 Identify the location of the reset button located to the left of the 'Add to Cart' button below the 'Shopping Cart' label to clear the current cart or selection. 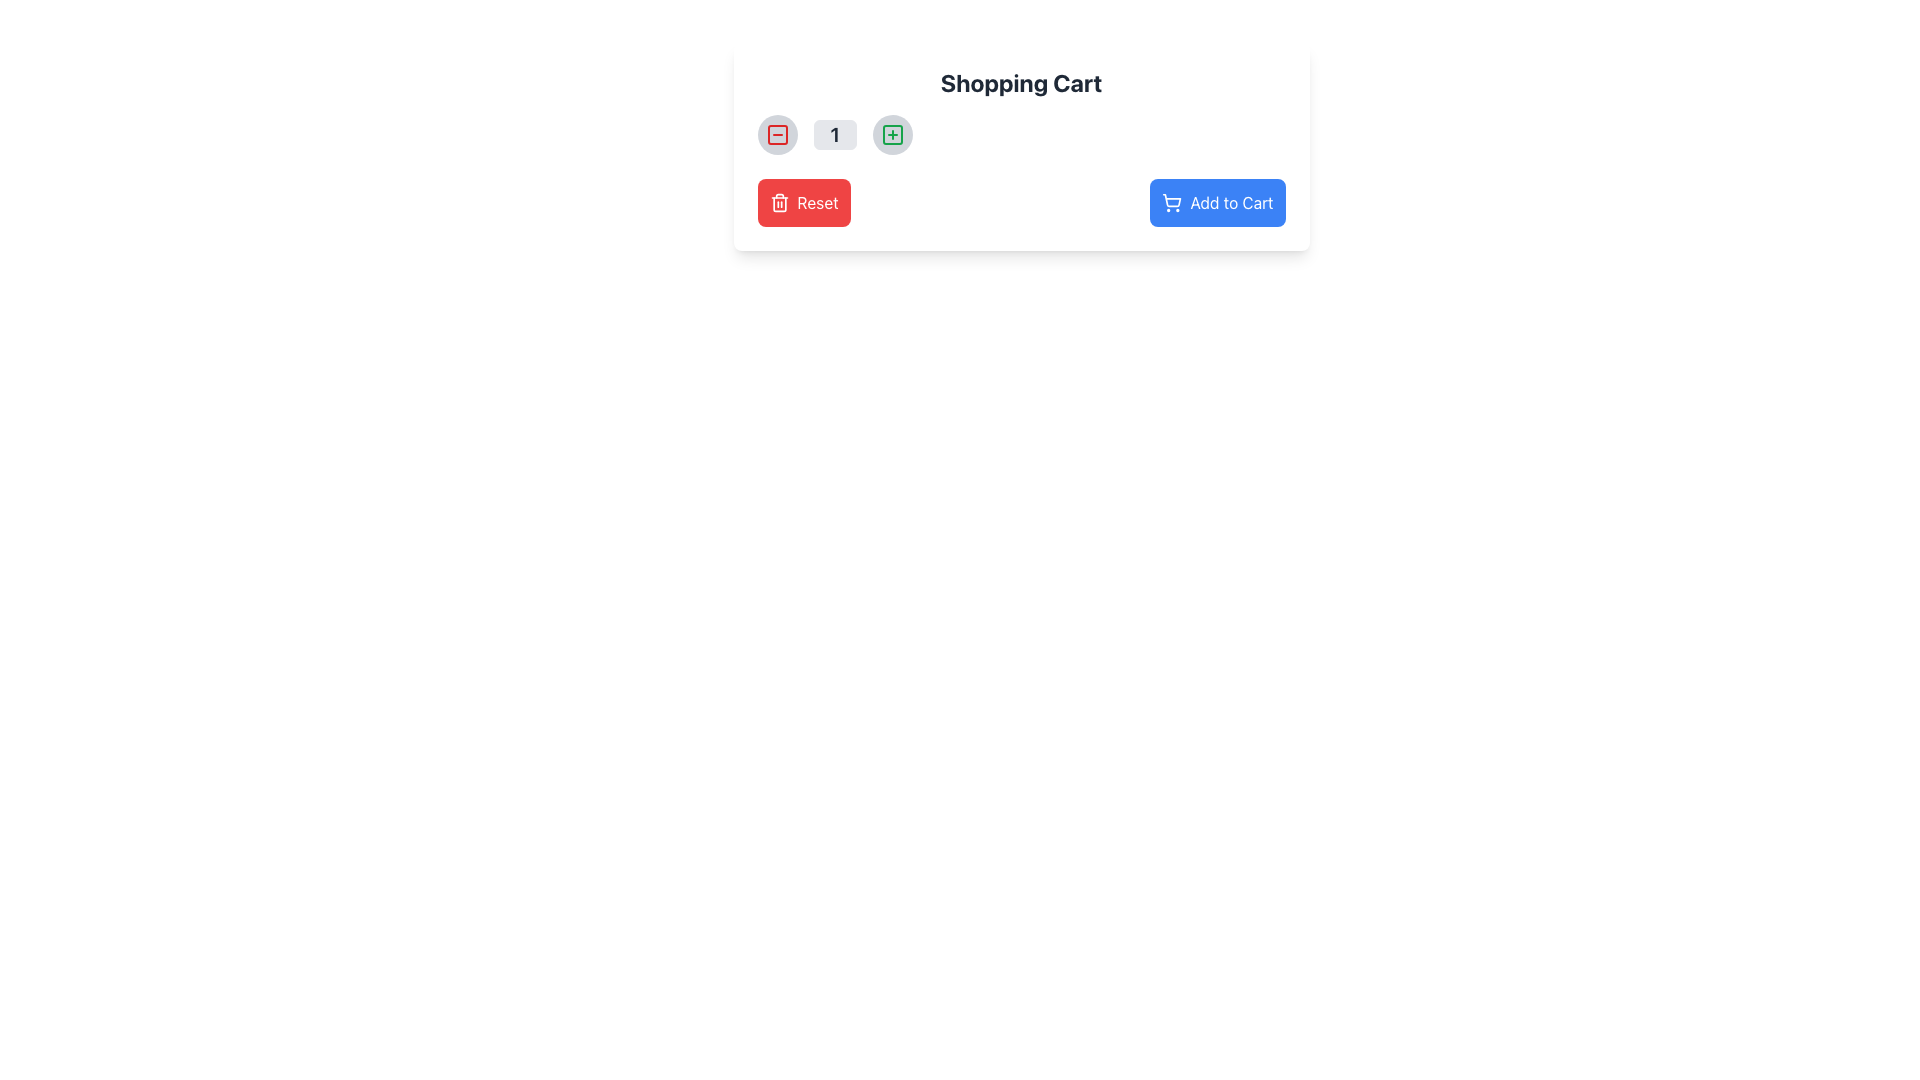
(804, 203).